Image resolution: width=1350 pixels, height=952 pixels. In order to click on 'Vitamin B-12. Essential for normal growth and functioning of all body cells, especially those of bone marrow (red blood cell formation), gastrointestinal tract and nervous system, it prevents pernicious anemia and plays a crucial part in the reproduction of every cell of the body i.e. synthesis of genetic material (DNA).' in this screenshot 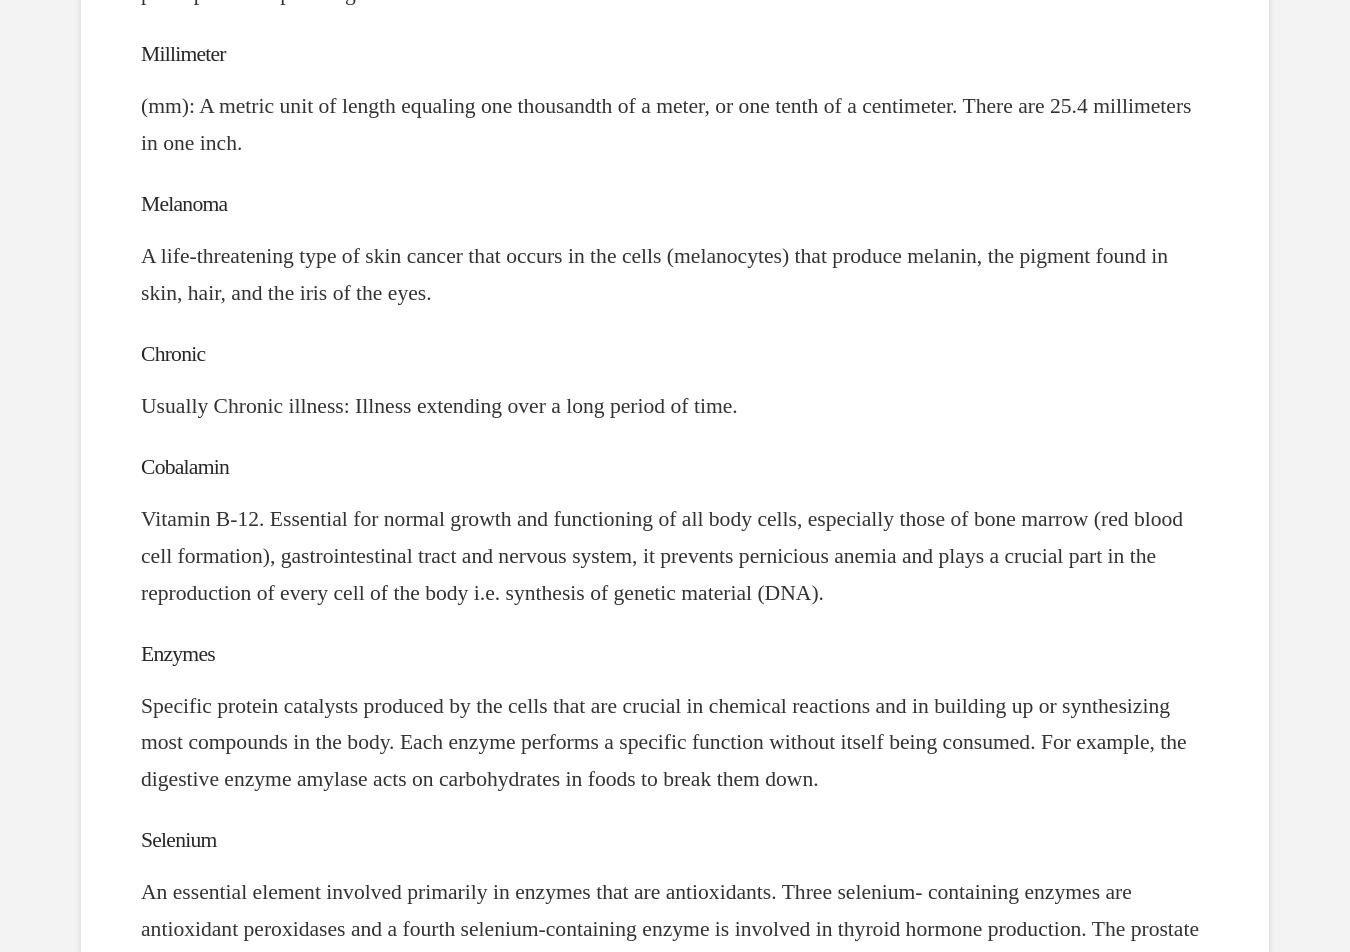, I will do `click(140, 555)`.